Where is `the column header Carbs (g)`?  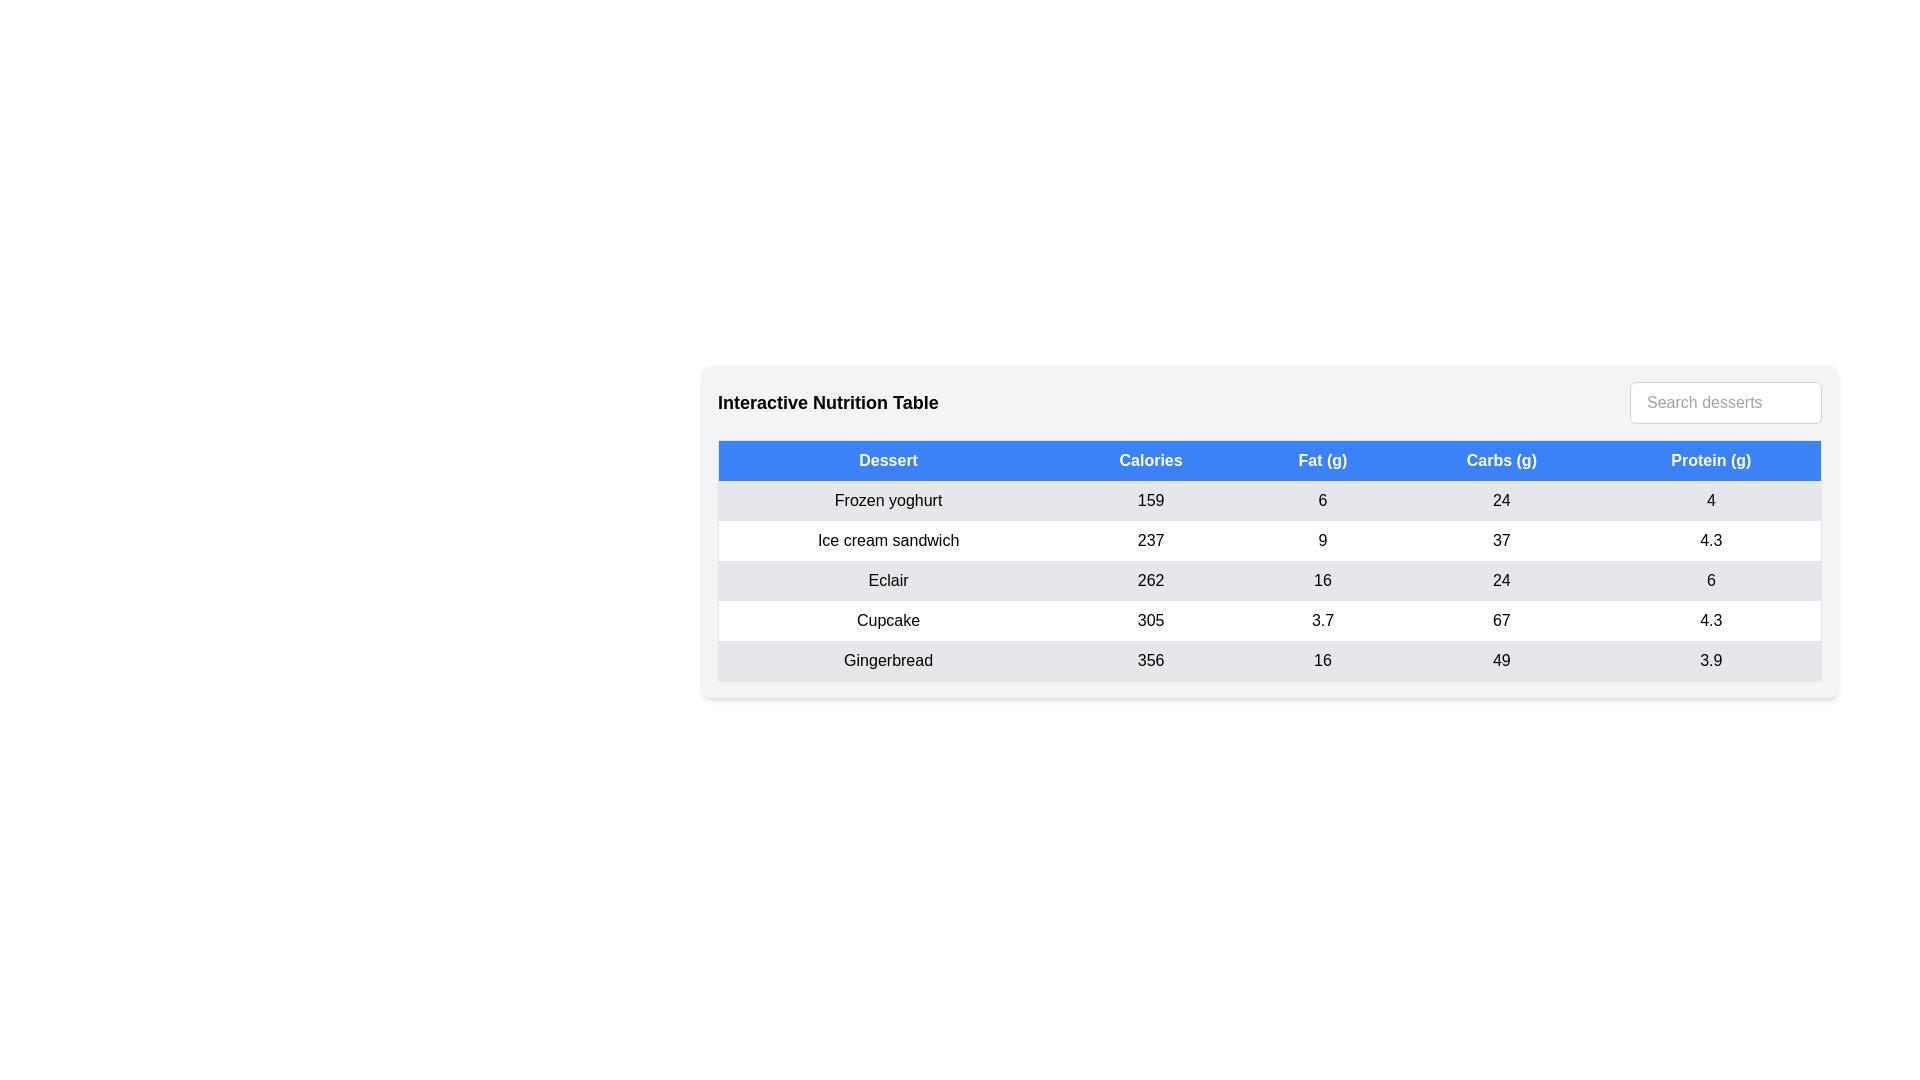
the column header Carbs (g) is located at coordinates (1501, 460).